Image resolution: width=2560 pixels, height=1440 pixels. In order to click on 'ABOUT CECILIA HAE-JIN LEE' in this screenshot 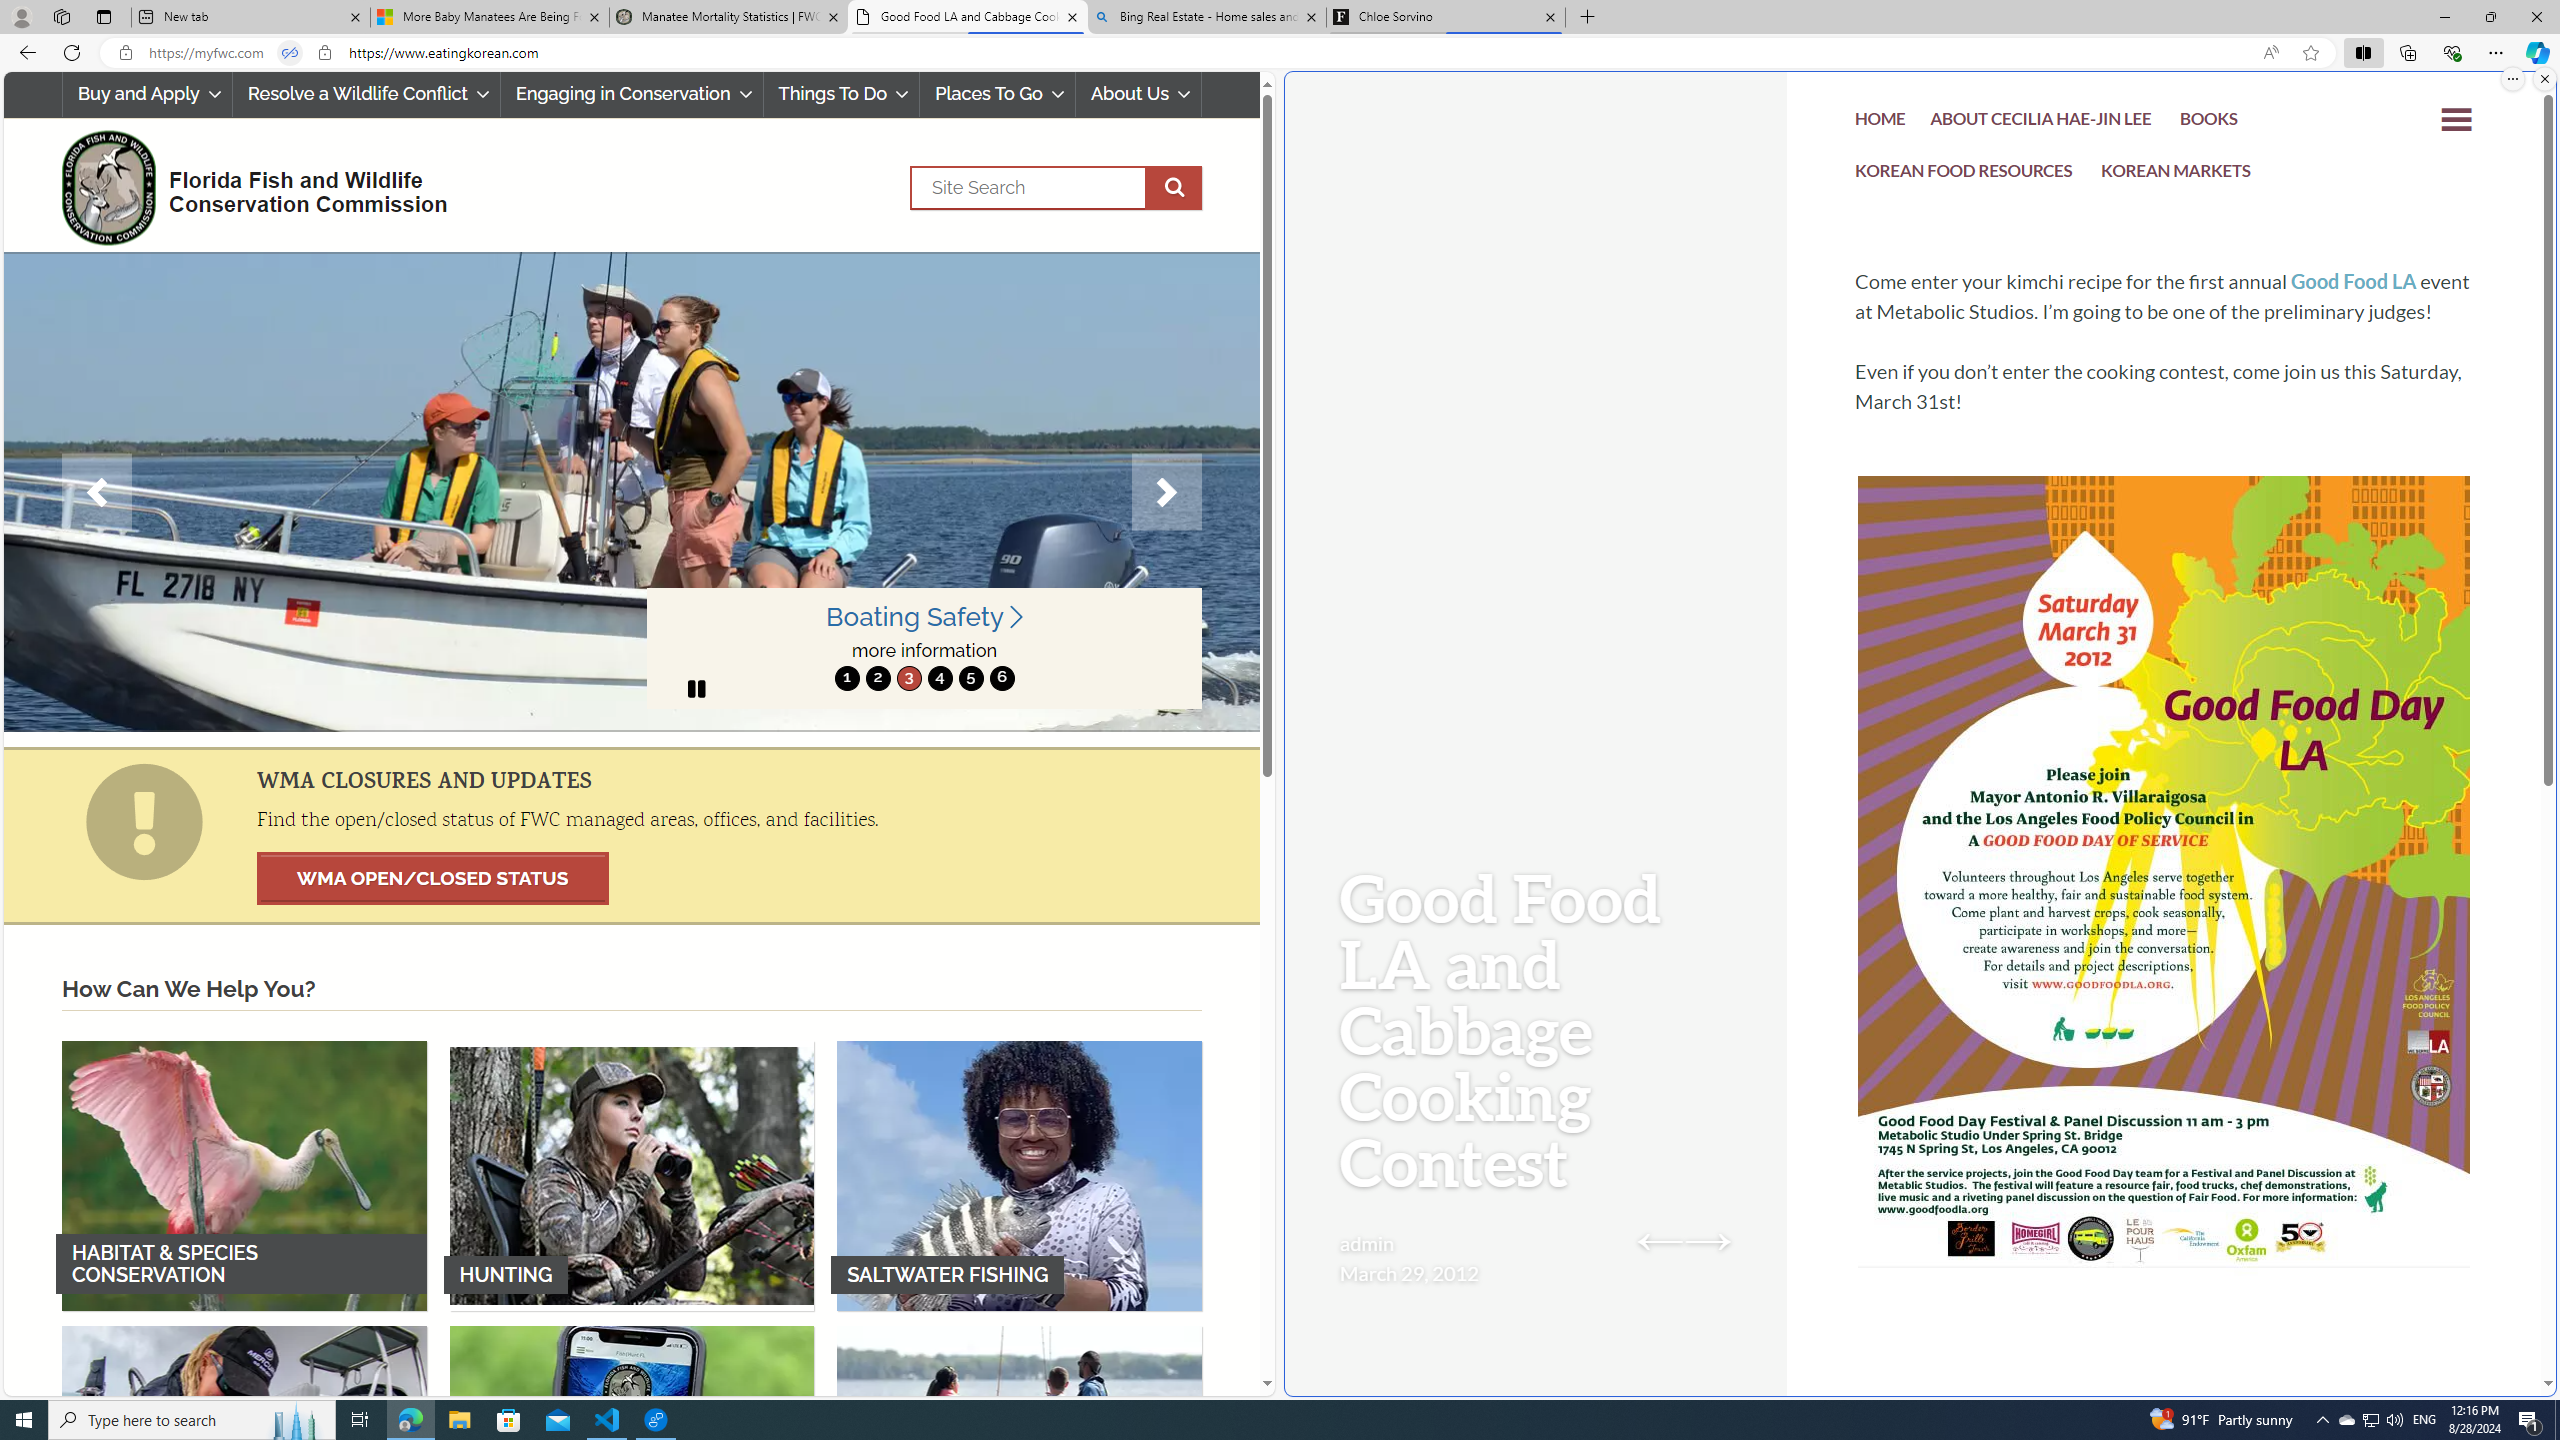, I will do `click(2041, 122)`.